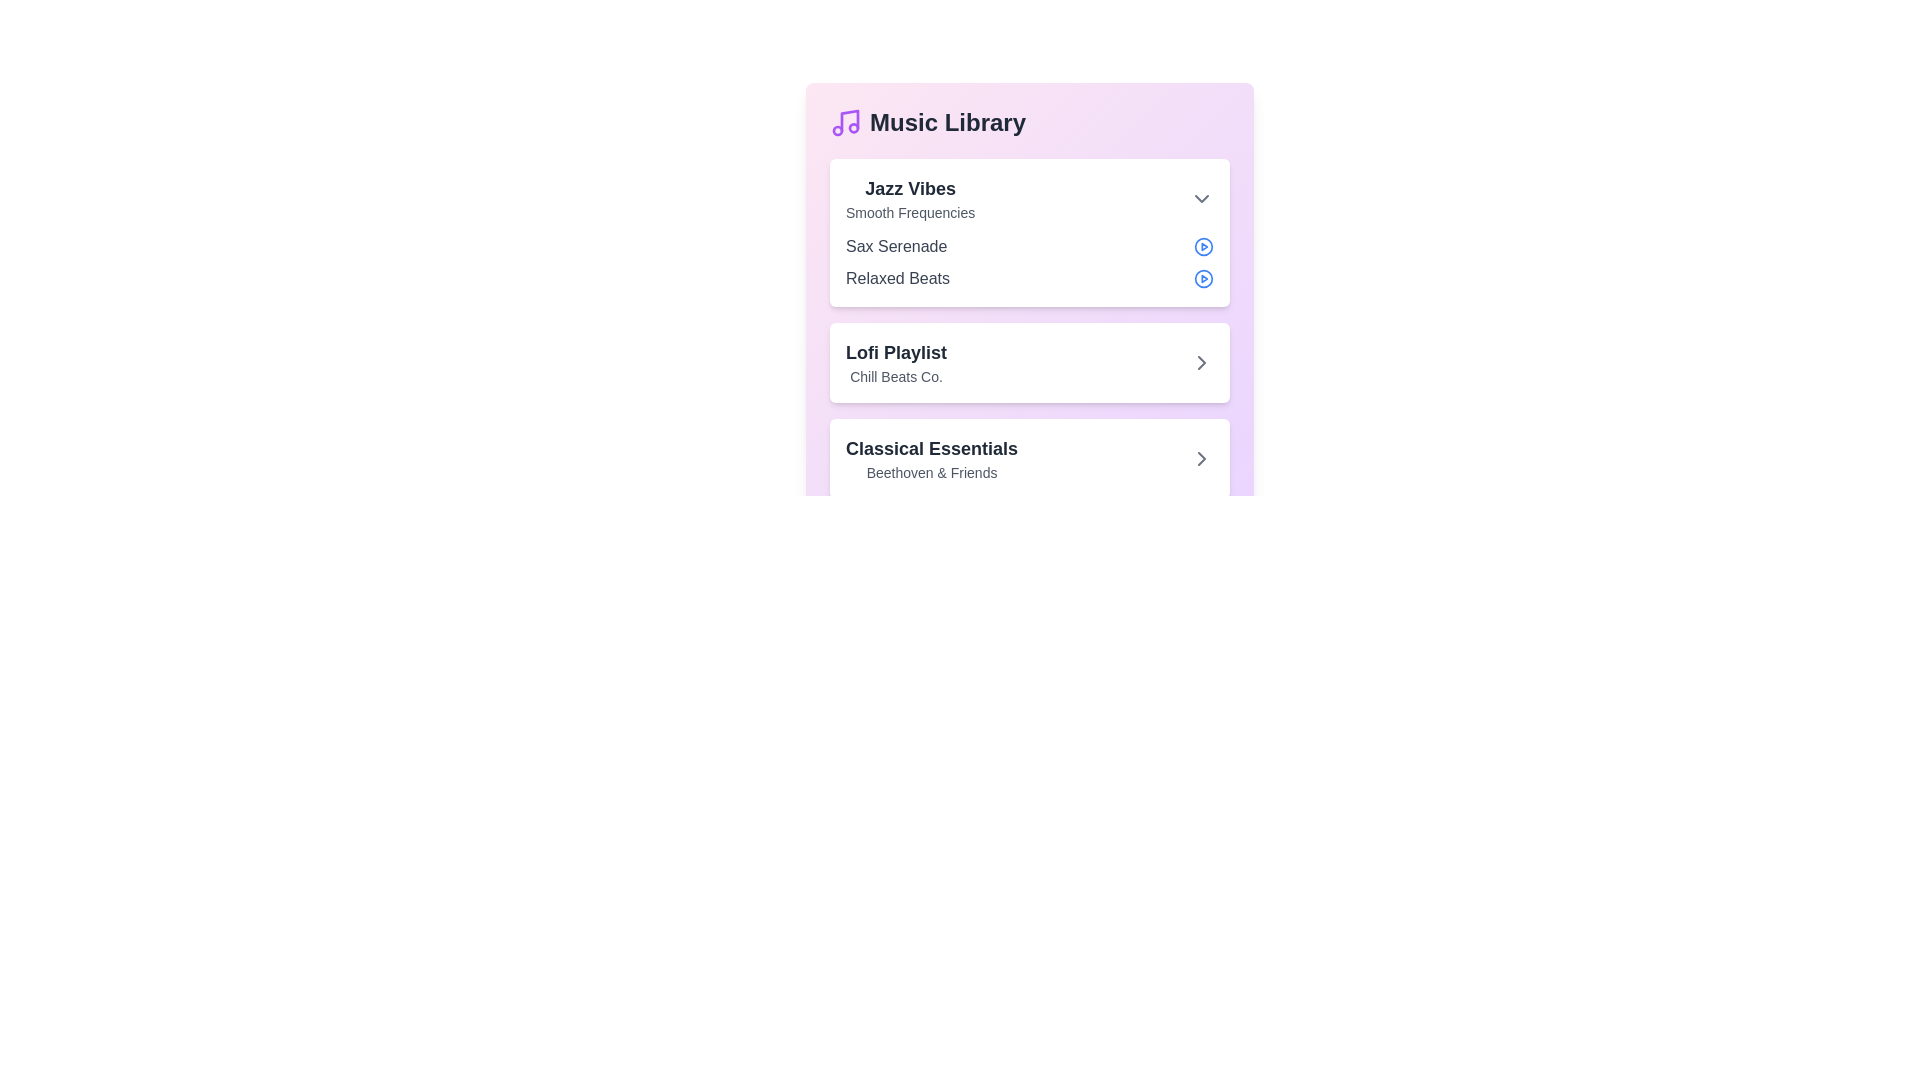 The height and width of the screenshot is (1080, 1920). Describe the element at coordinates (909, 189) in the screenshot. I see `the 'Jazz Vibes' album to expand and view its details` at that location.